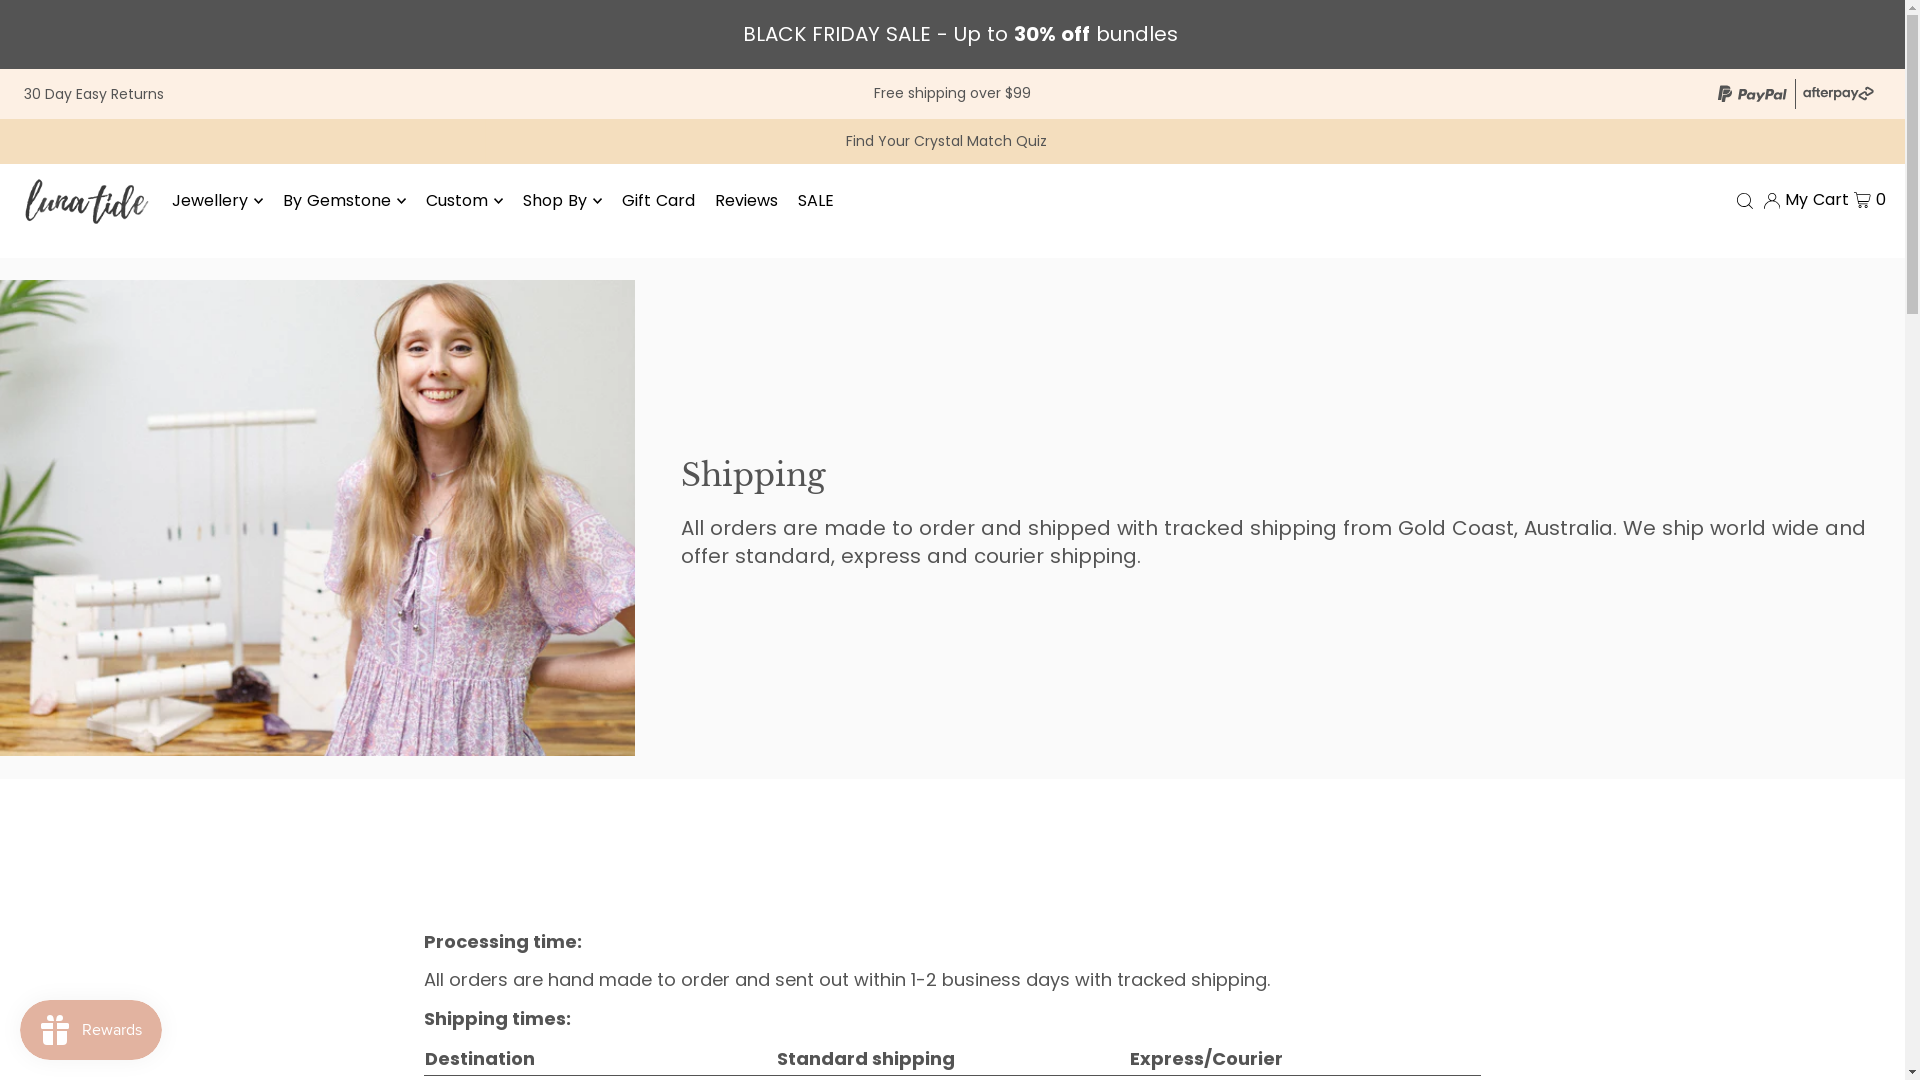 The height and width of the screenshot is (1080, 1920). What do you see at coordinates (816, 200) in the screenshot?
I see `'SALE'` at bounding box center [816, 200].